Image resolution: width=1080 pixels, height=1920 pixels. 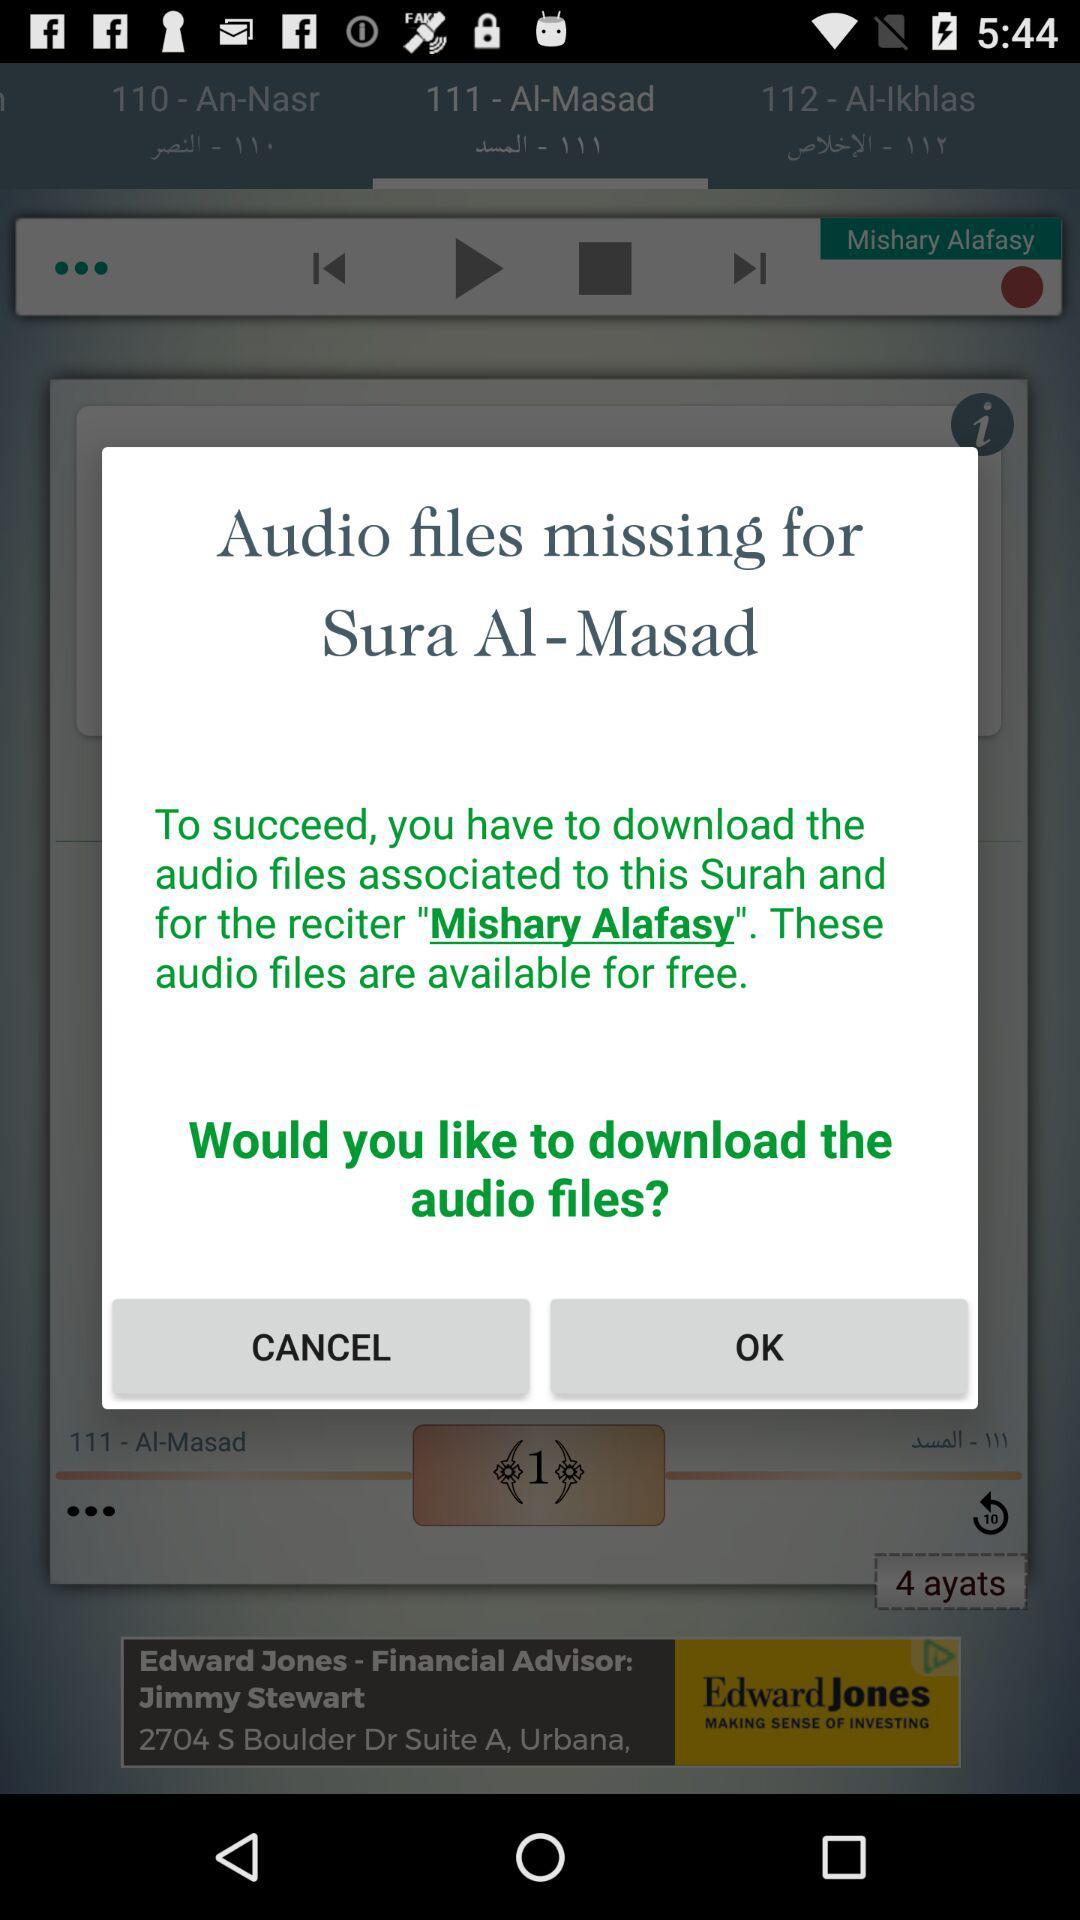 I want to click on cancel, so click(x=319, y=1346).